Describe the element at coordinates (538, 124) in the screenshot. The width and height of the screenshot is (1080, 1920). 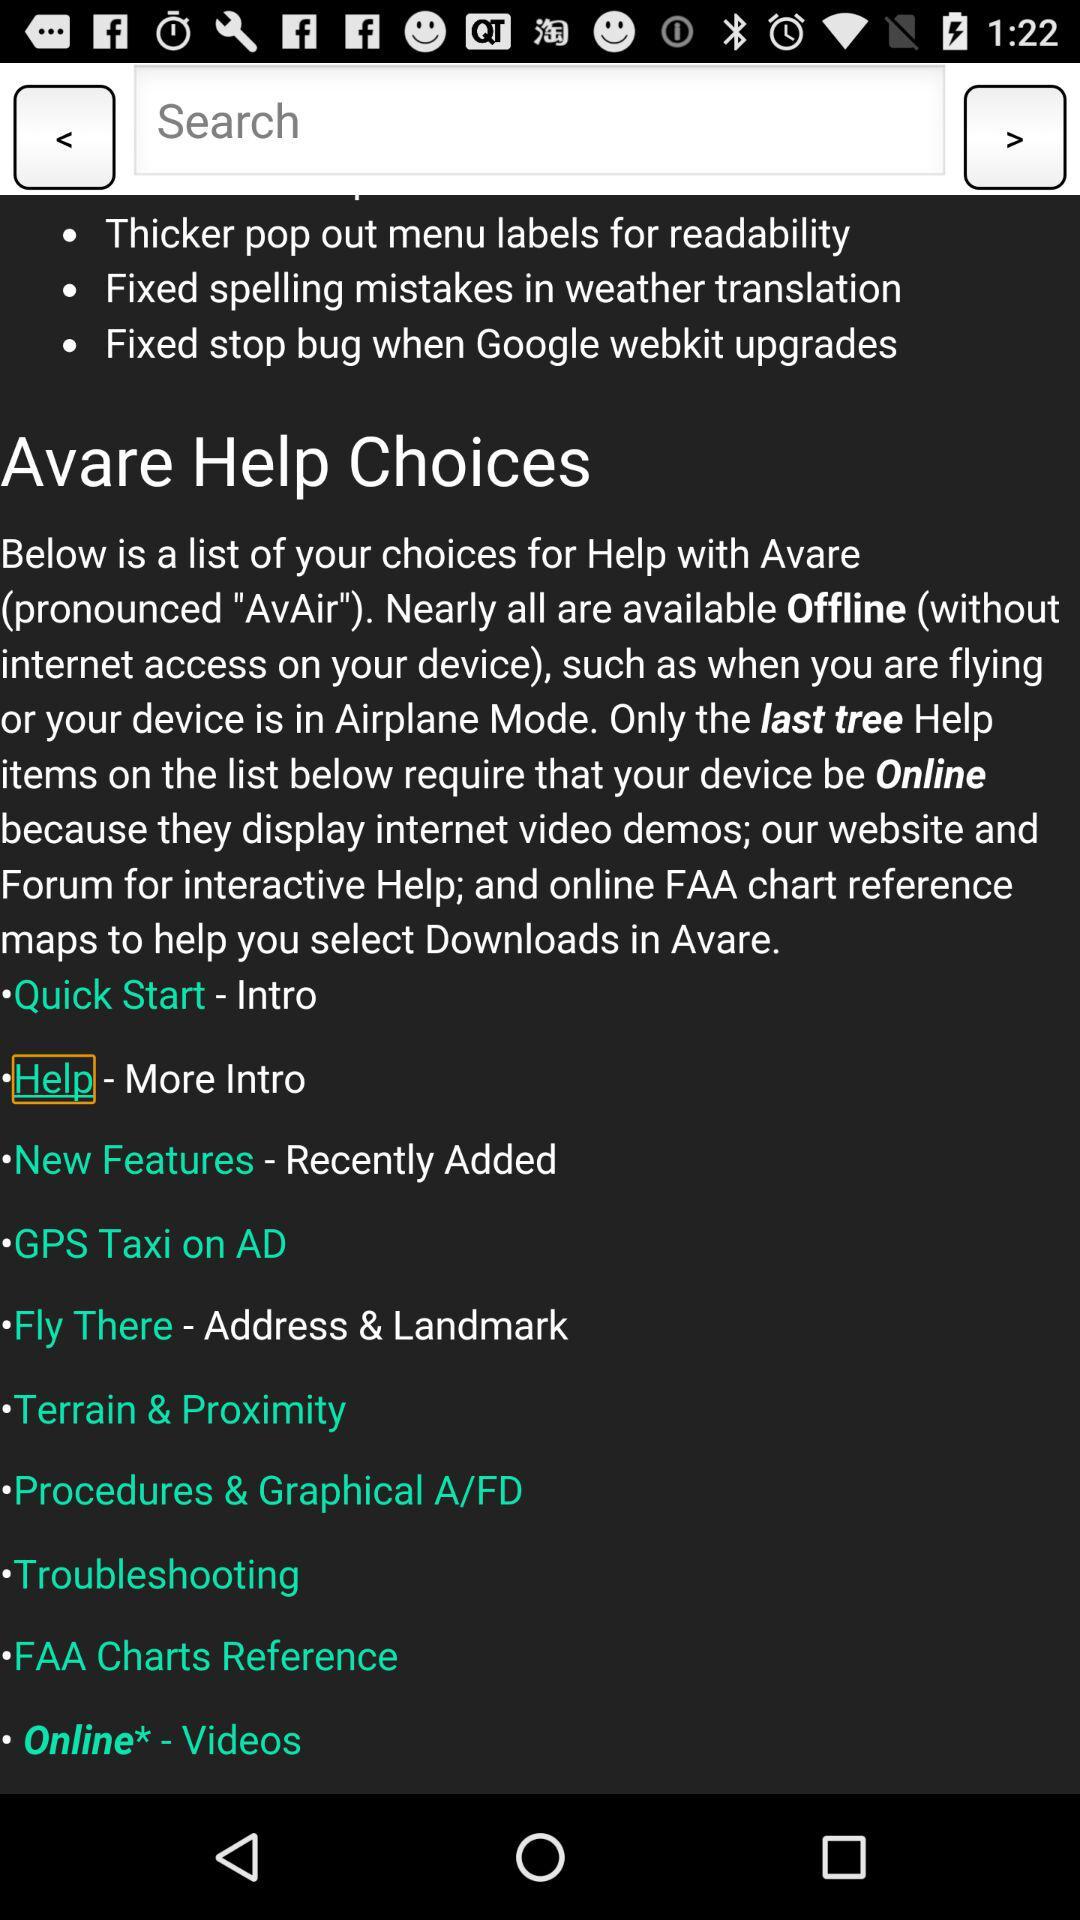
I see `type the searching option` at that location.